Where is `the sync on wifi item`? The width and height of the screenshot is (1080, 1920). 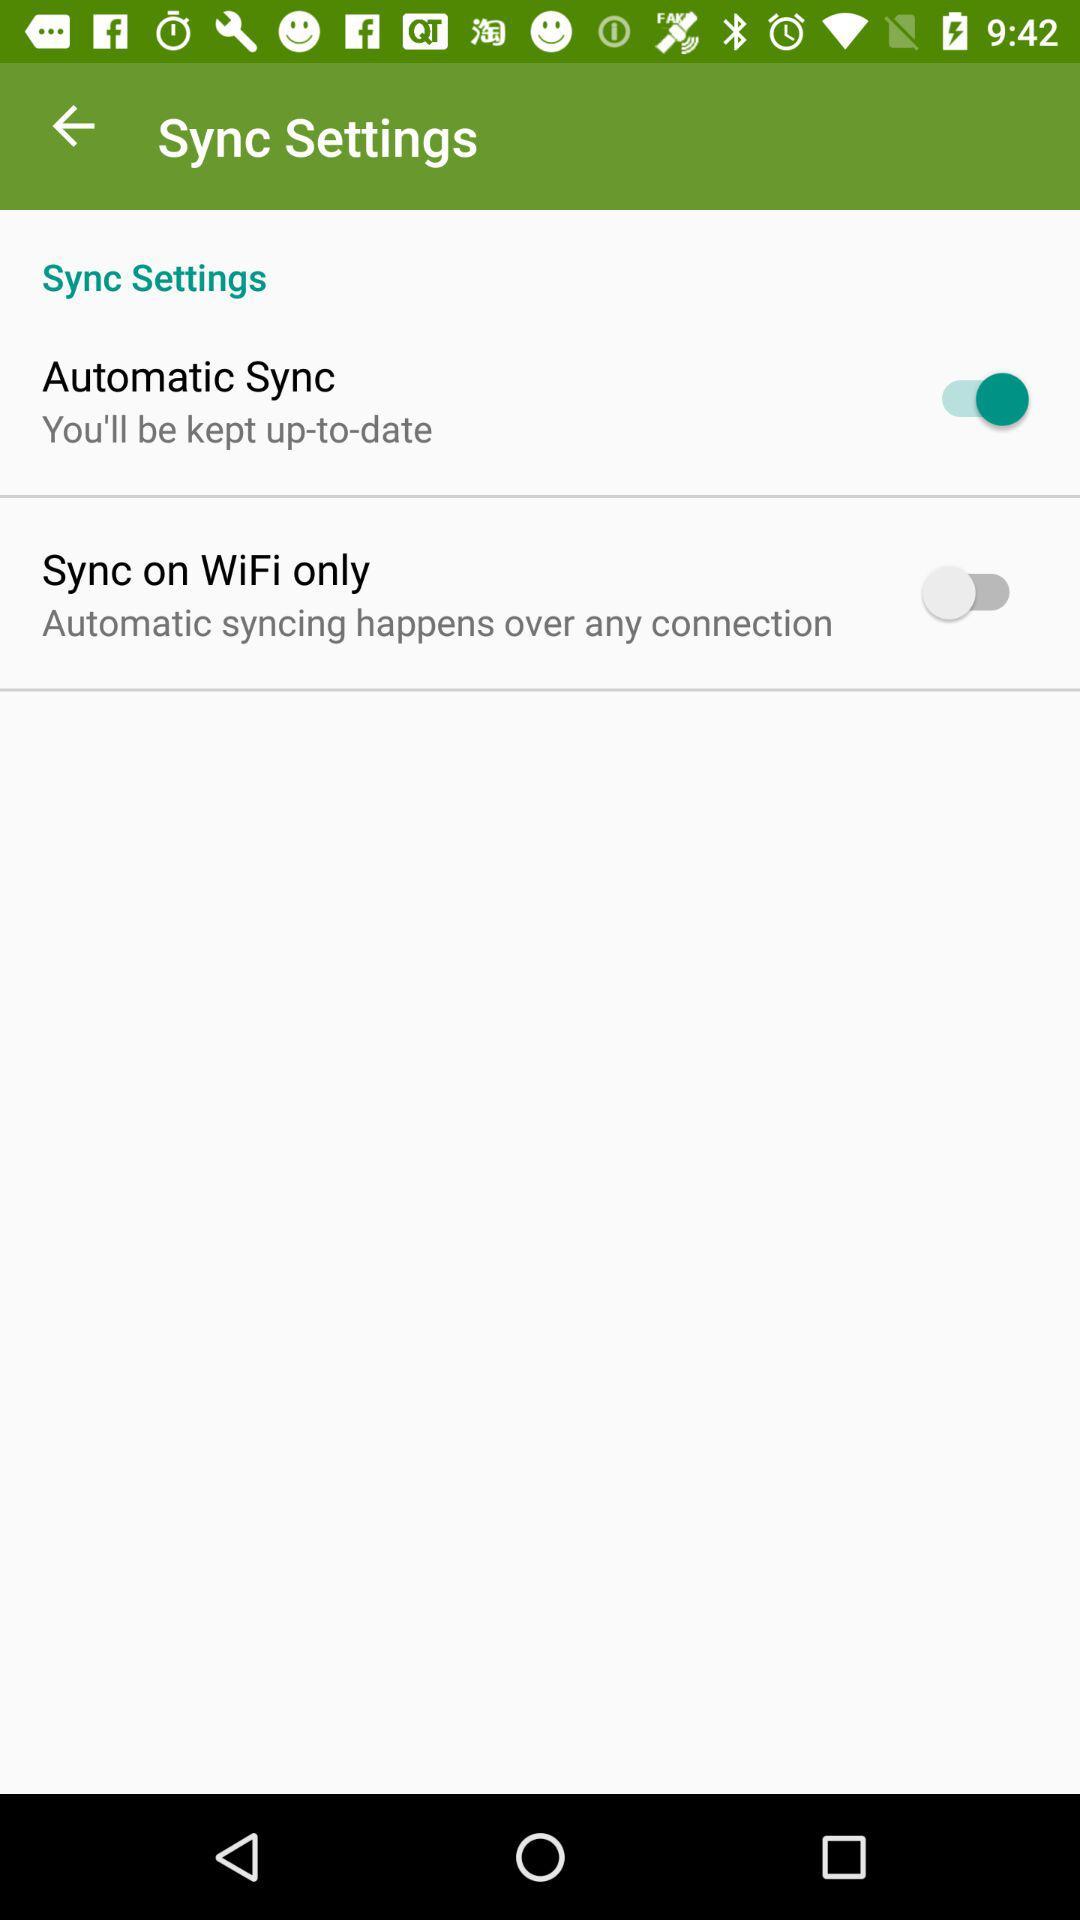 the sync on wifi item is located at coordinates (206, 567).